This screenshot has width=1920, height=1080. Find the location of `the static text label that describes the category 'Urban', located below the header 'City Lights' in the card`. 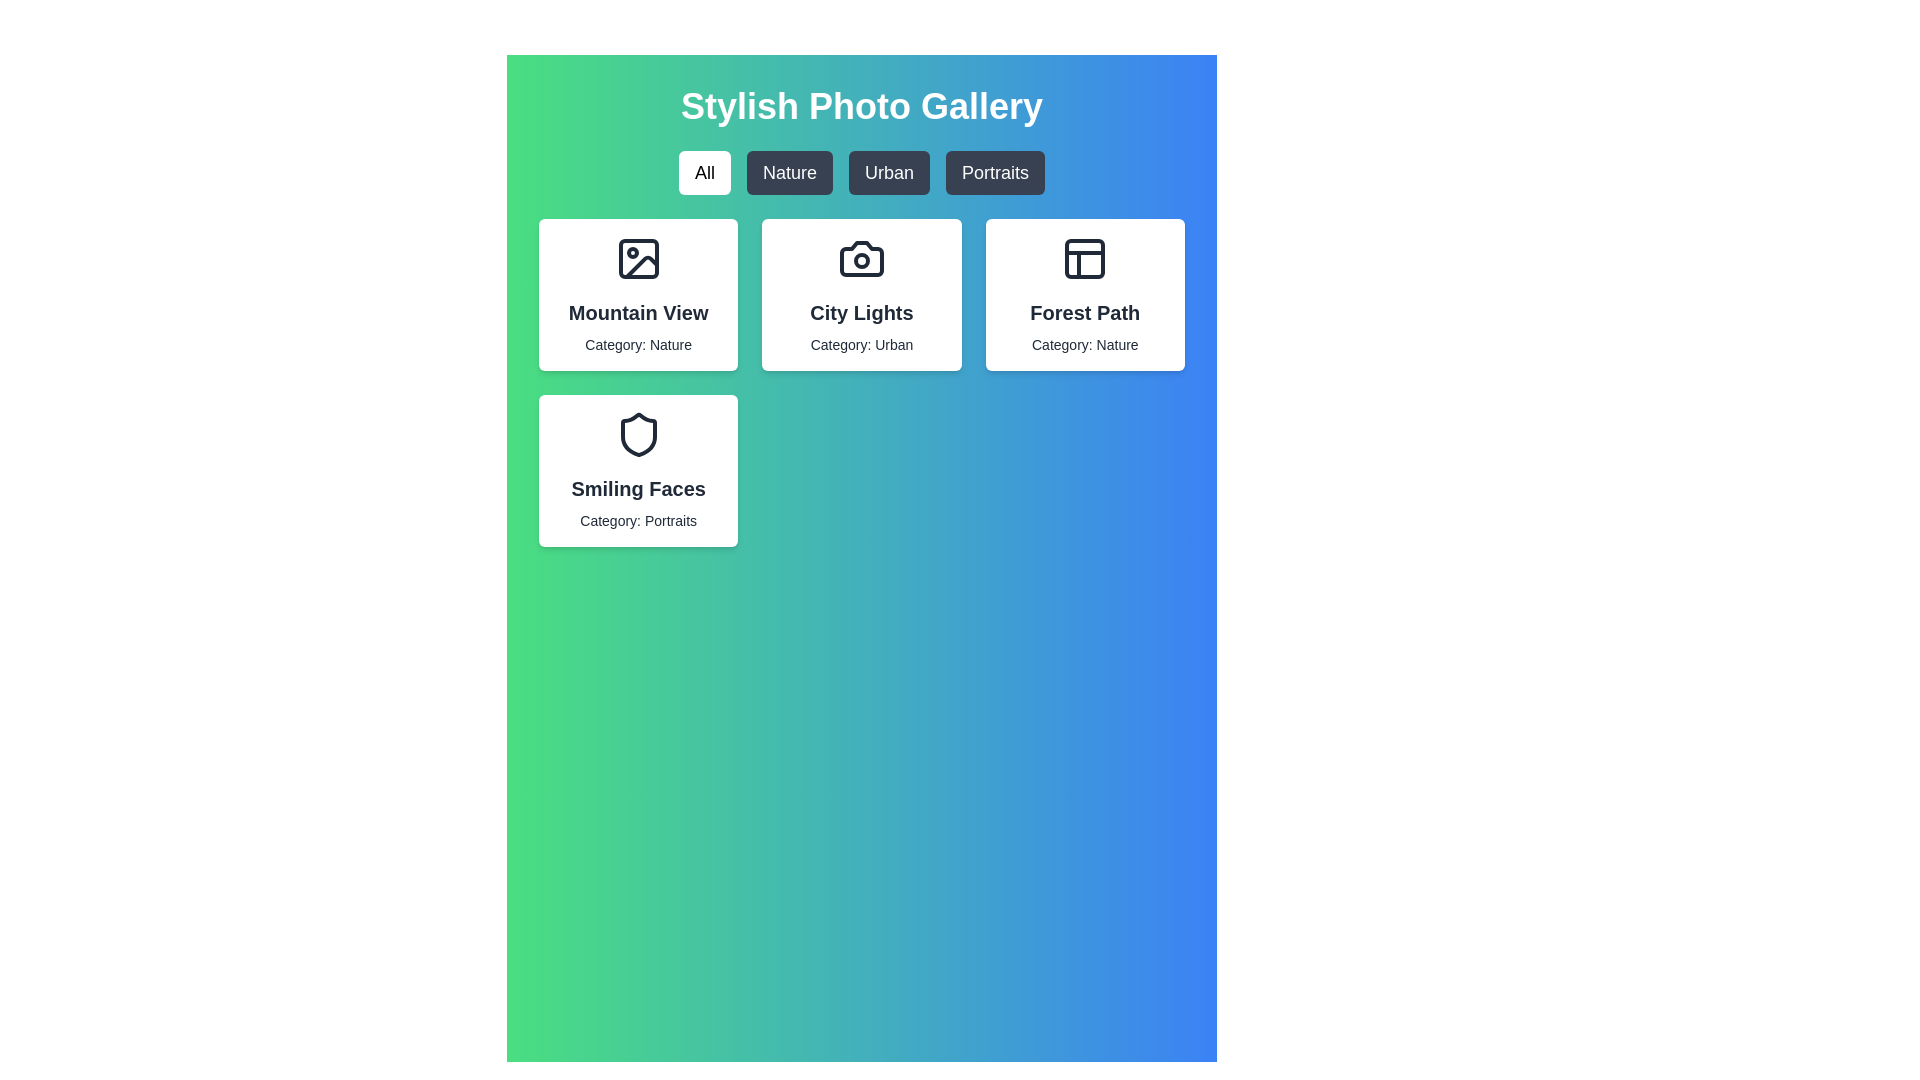

the static text label that describes the category 'Urban', located below the header 'City Lights' in the card is located at coordinates (862, 343).